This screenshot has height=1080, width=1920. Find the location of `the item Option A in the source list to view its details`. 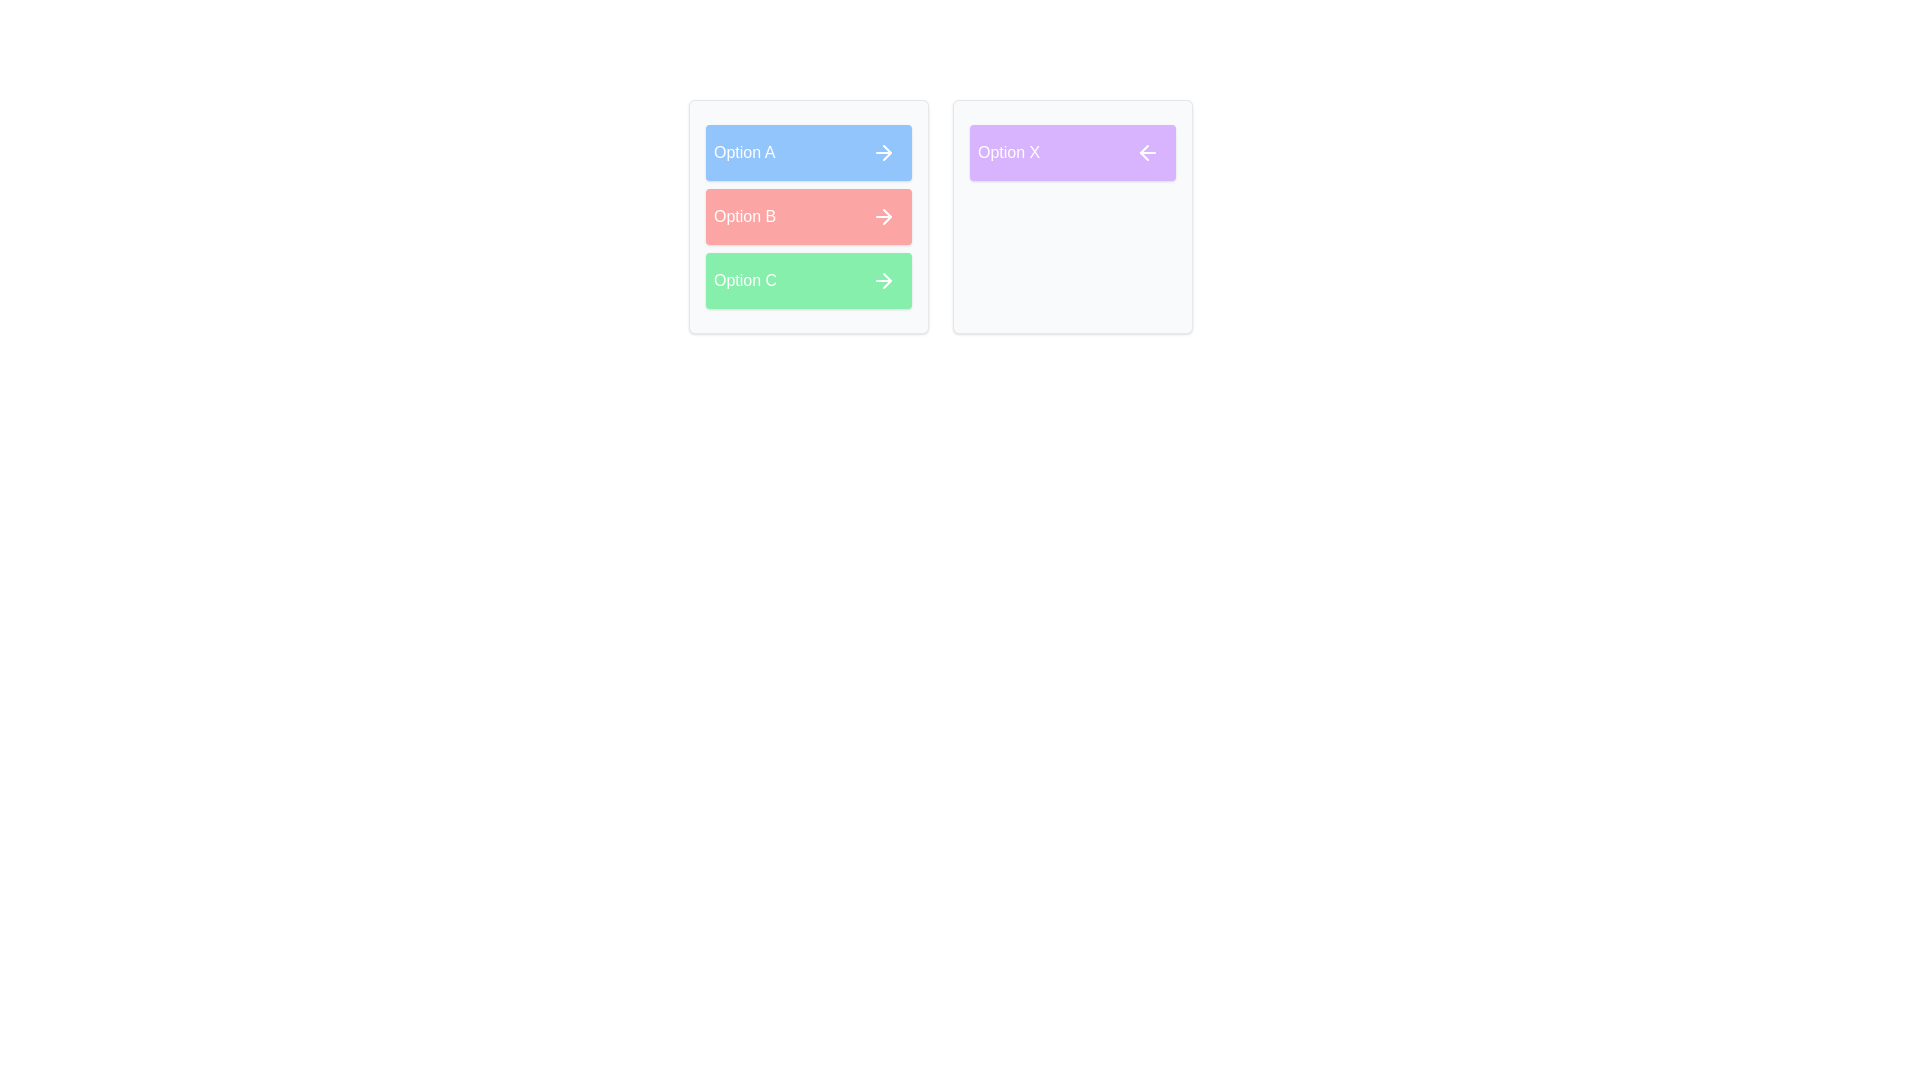

the item Option A in the source list to view its details is located at coordinates (809, 152).